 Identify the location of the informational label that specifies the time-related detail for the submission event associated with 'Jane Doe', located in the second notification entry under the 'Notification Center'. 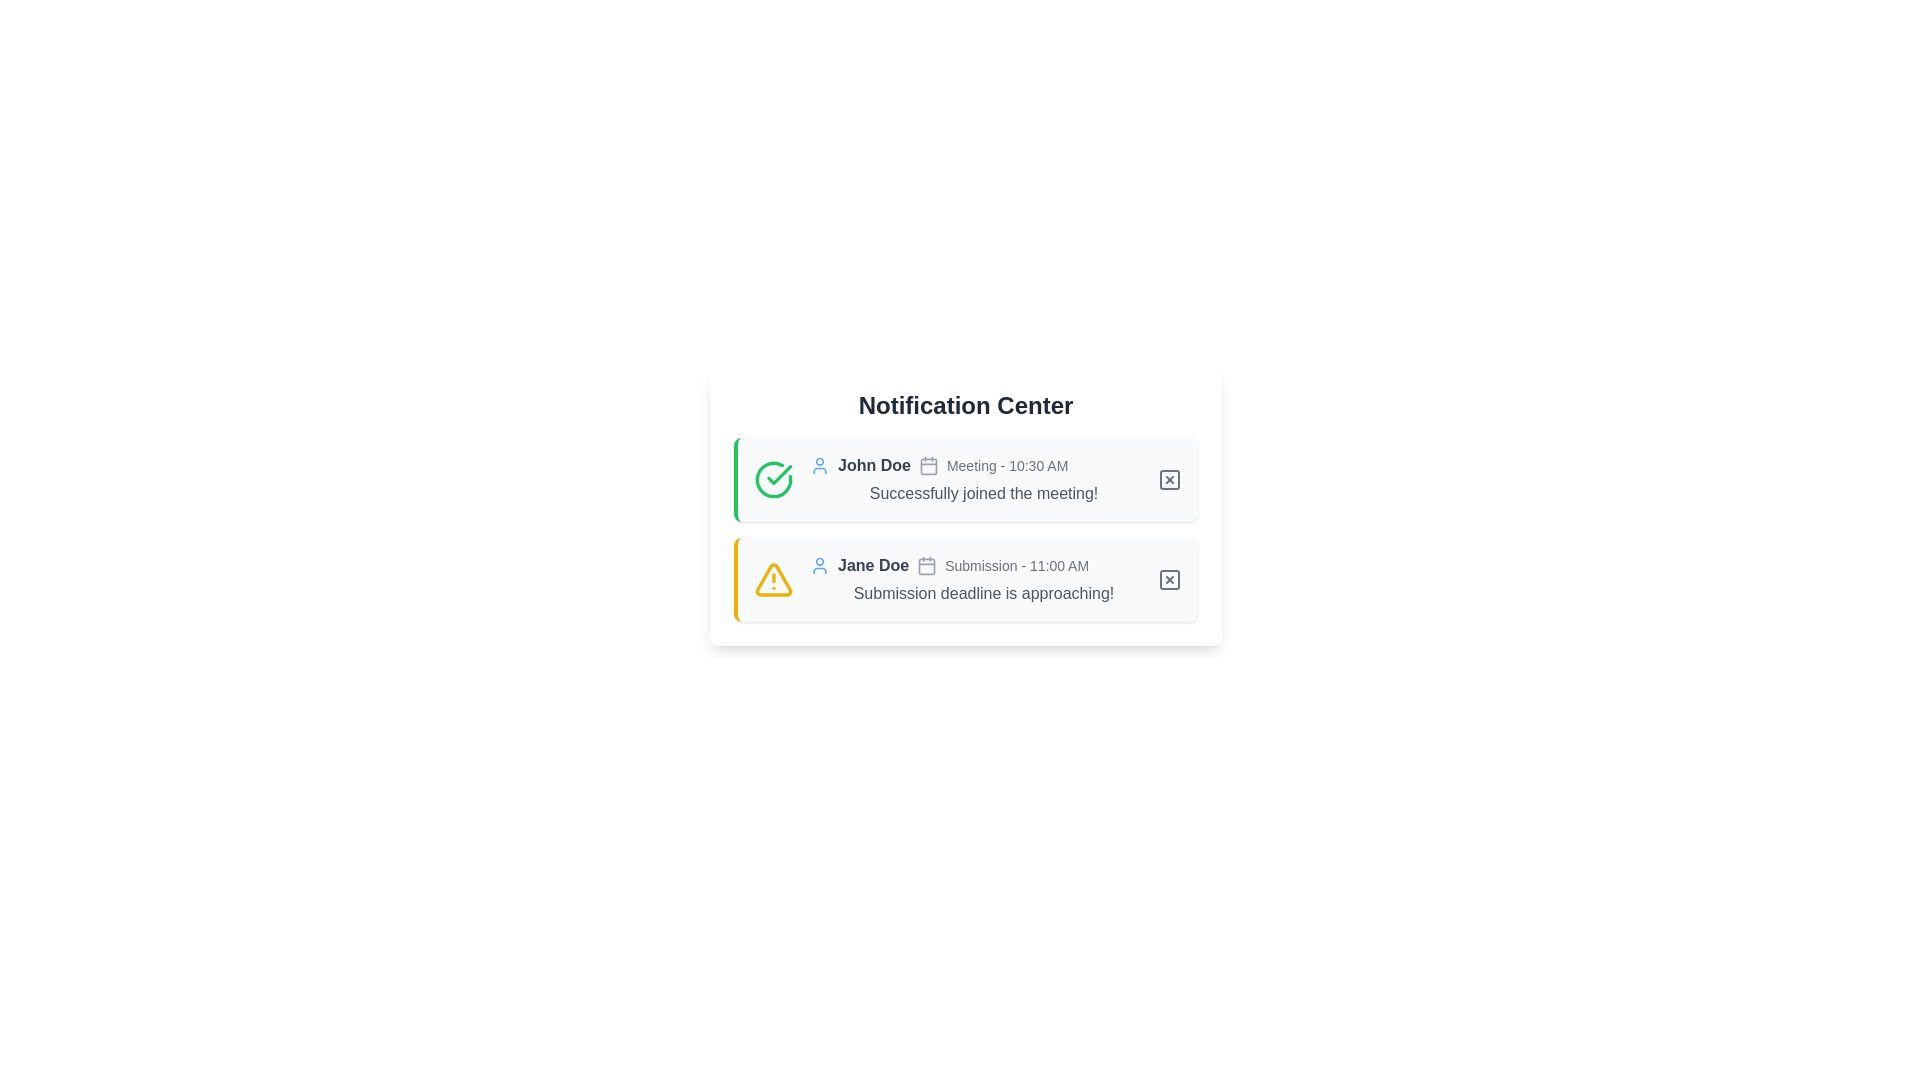
(1017, 566).